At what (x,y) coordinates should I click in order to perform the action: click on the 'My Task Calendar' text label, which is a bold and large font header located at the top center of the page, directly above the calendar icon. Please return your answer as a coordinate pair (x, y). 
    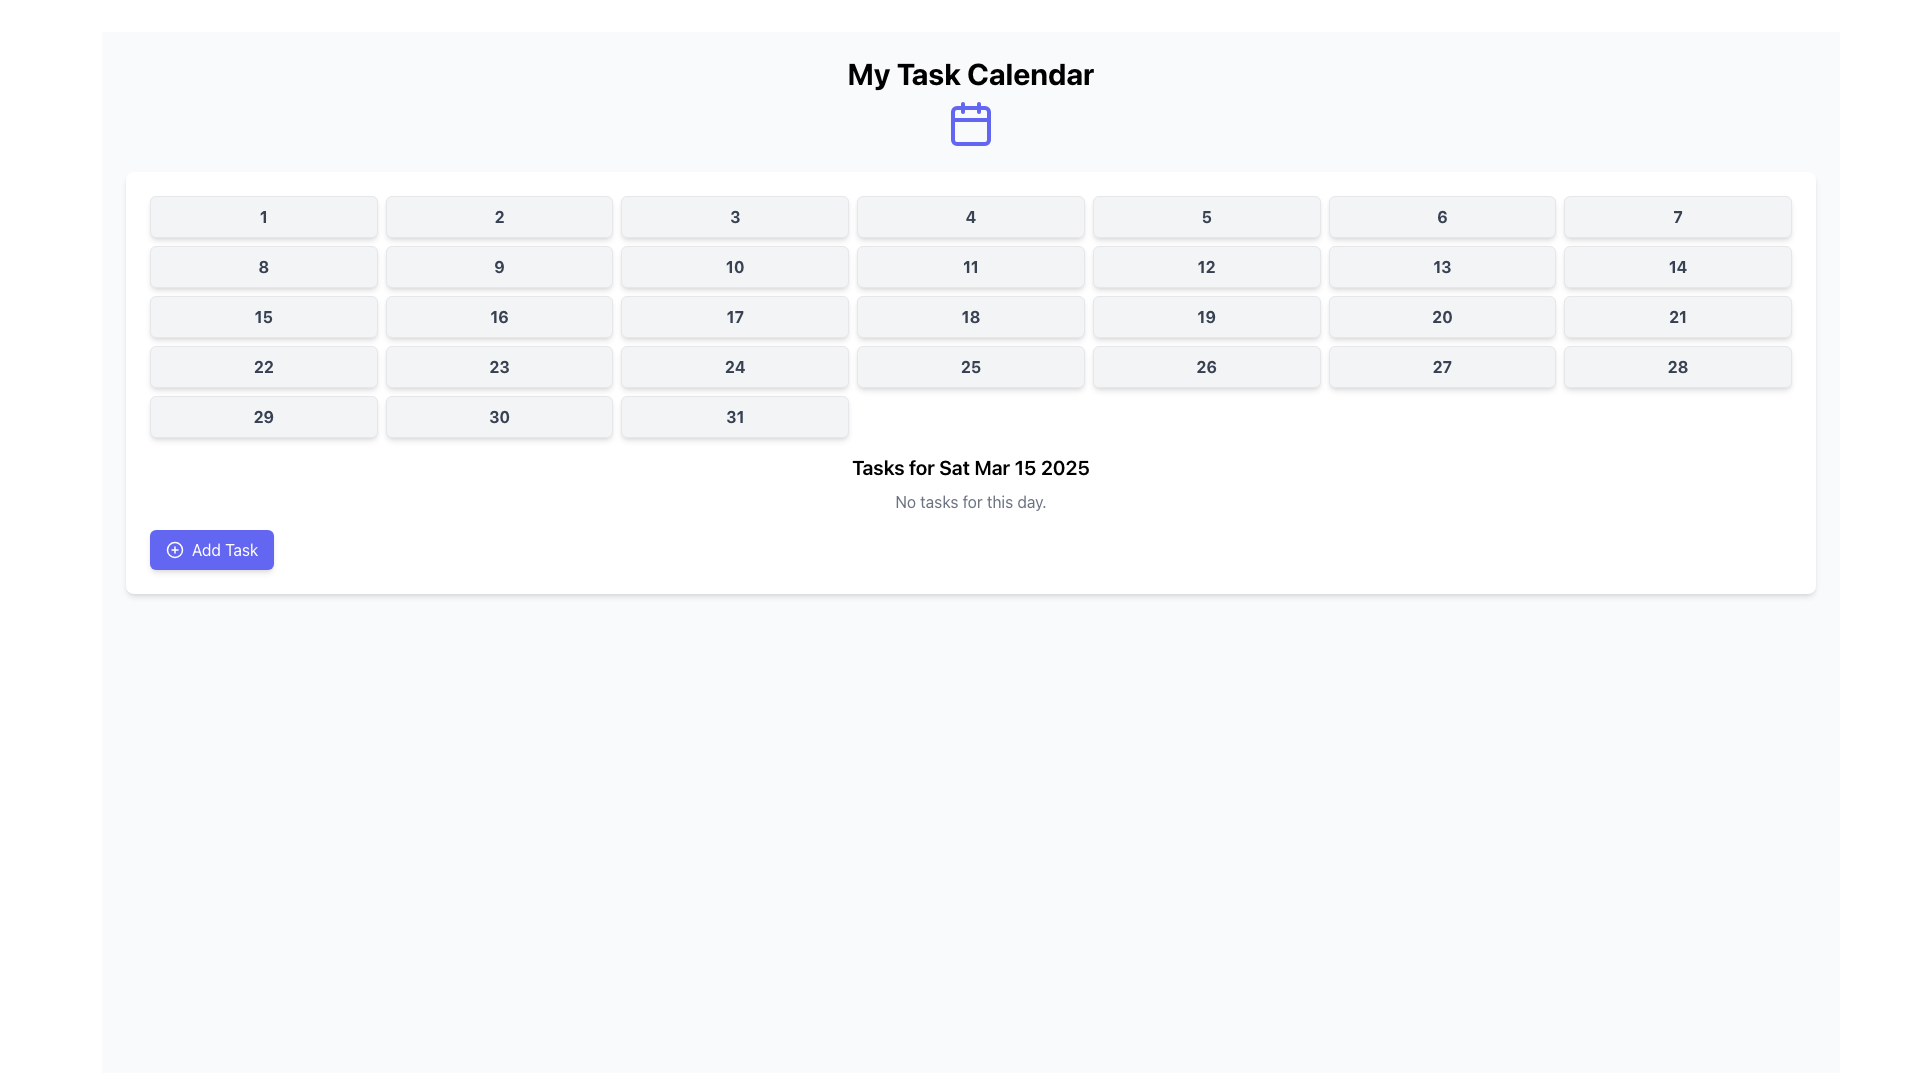
    Looking at the image, I should click on (970, 72).